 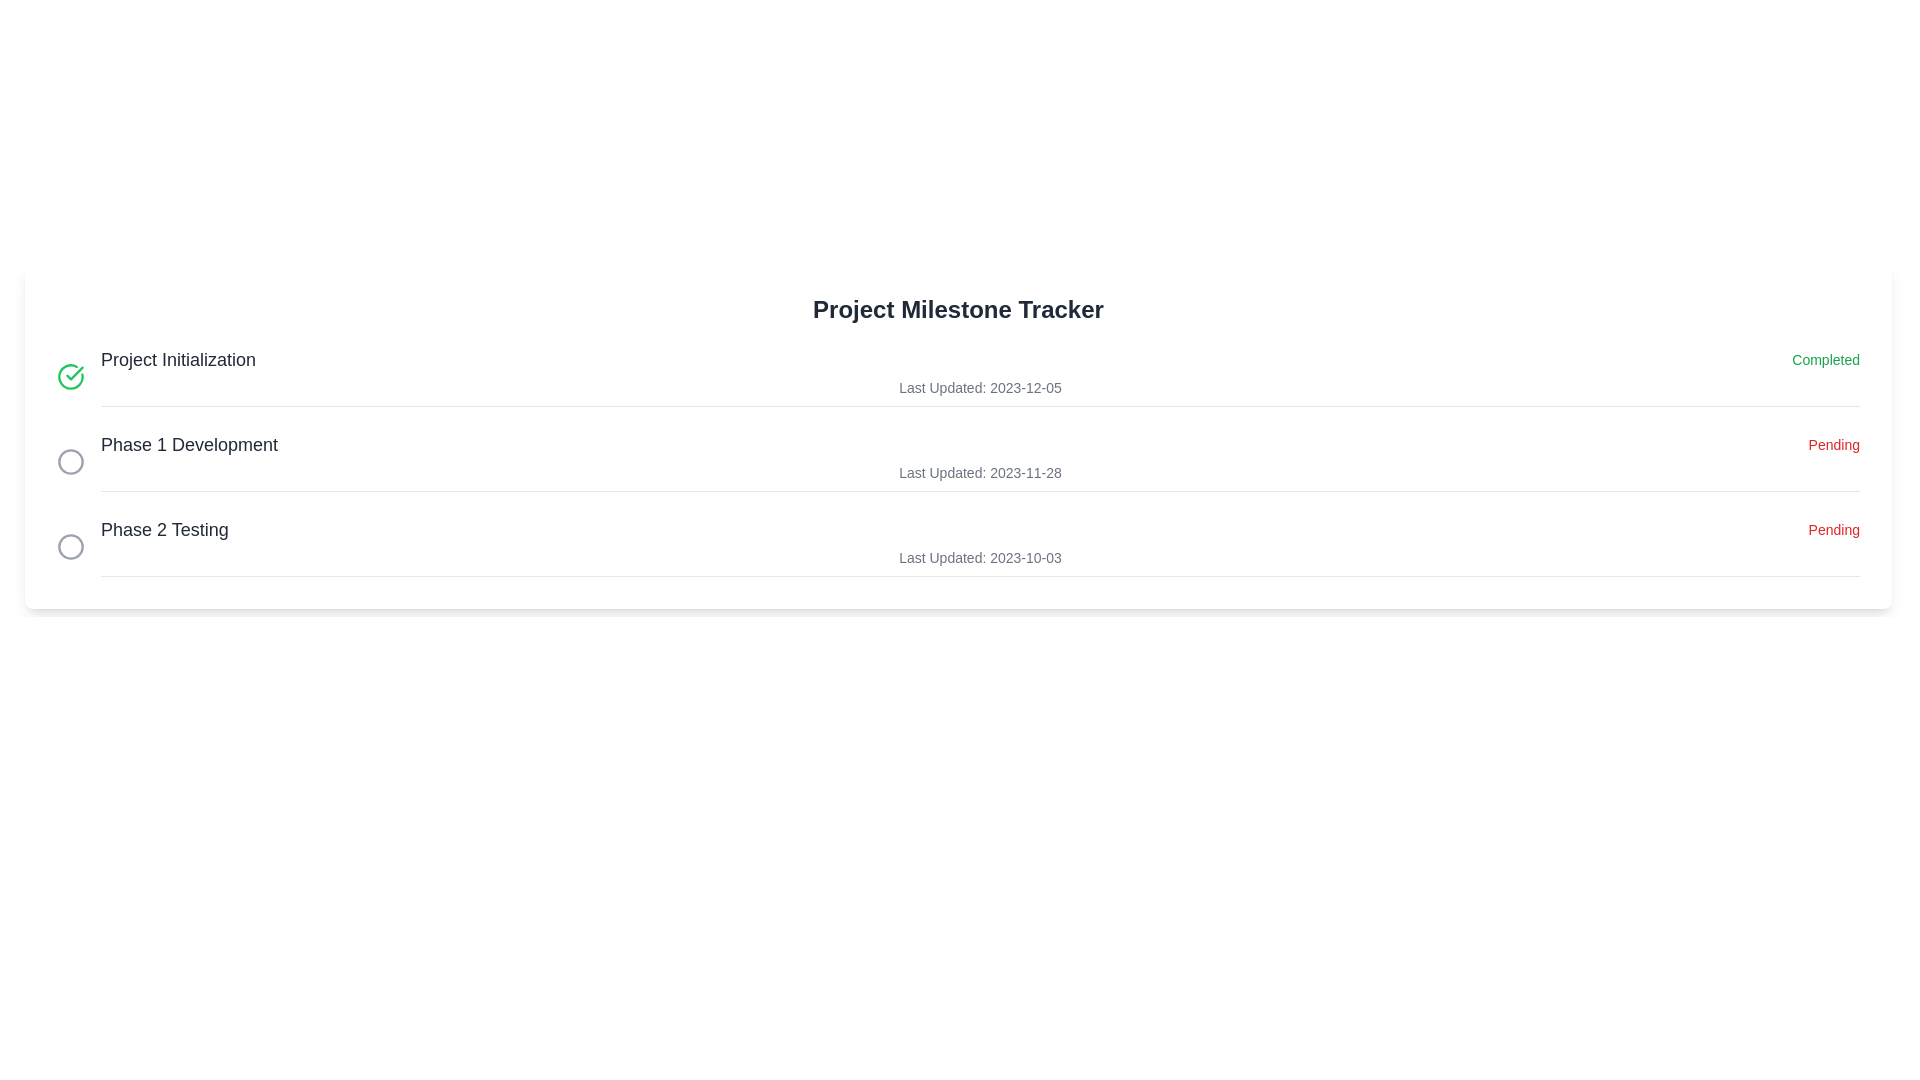 What do you see at coordinates (71, 546) in the screenshot?
I see `the circular icon indicator located to the left of the text 'Phase 2 Testing' in the third row` at bounding box center [71, 546].